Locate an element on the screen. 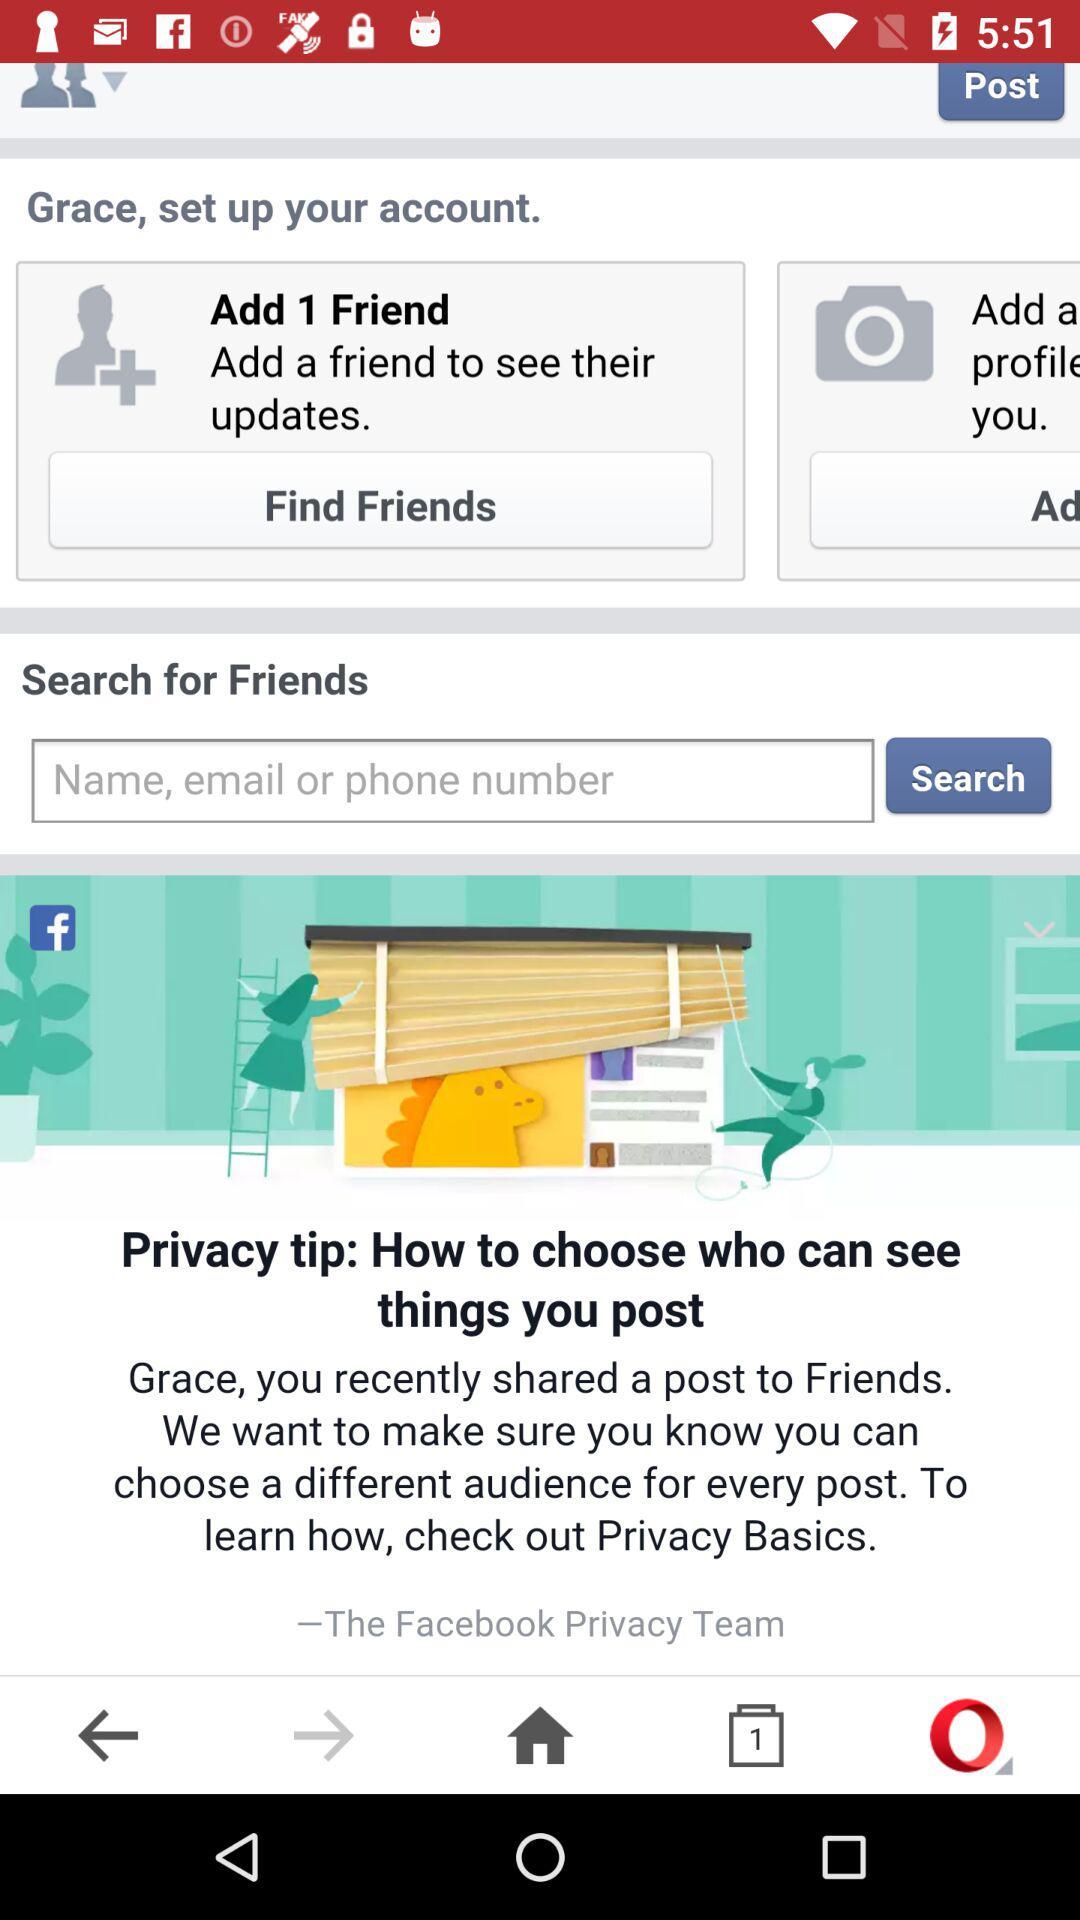 This screenshot has height=1920, width=1080. the arrow_forward icon is located at coordinates (323, 1734).